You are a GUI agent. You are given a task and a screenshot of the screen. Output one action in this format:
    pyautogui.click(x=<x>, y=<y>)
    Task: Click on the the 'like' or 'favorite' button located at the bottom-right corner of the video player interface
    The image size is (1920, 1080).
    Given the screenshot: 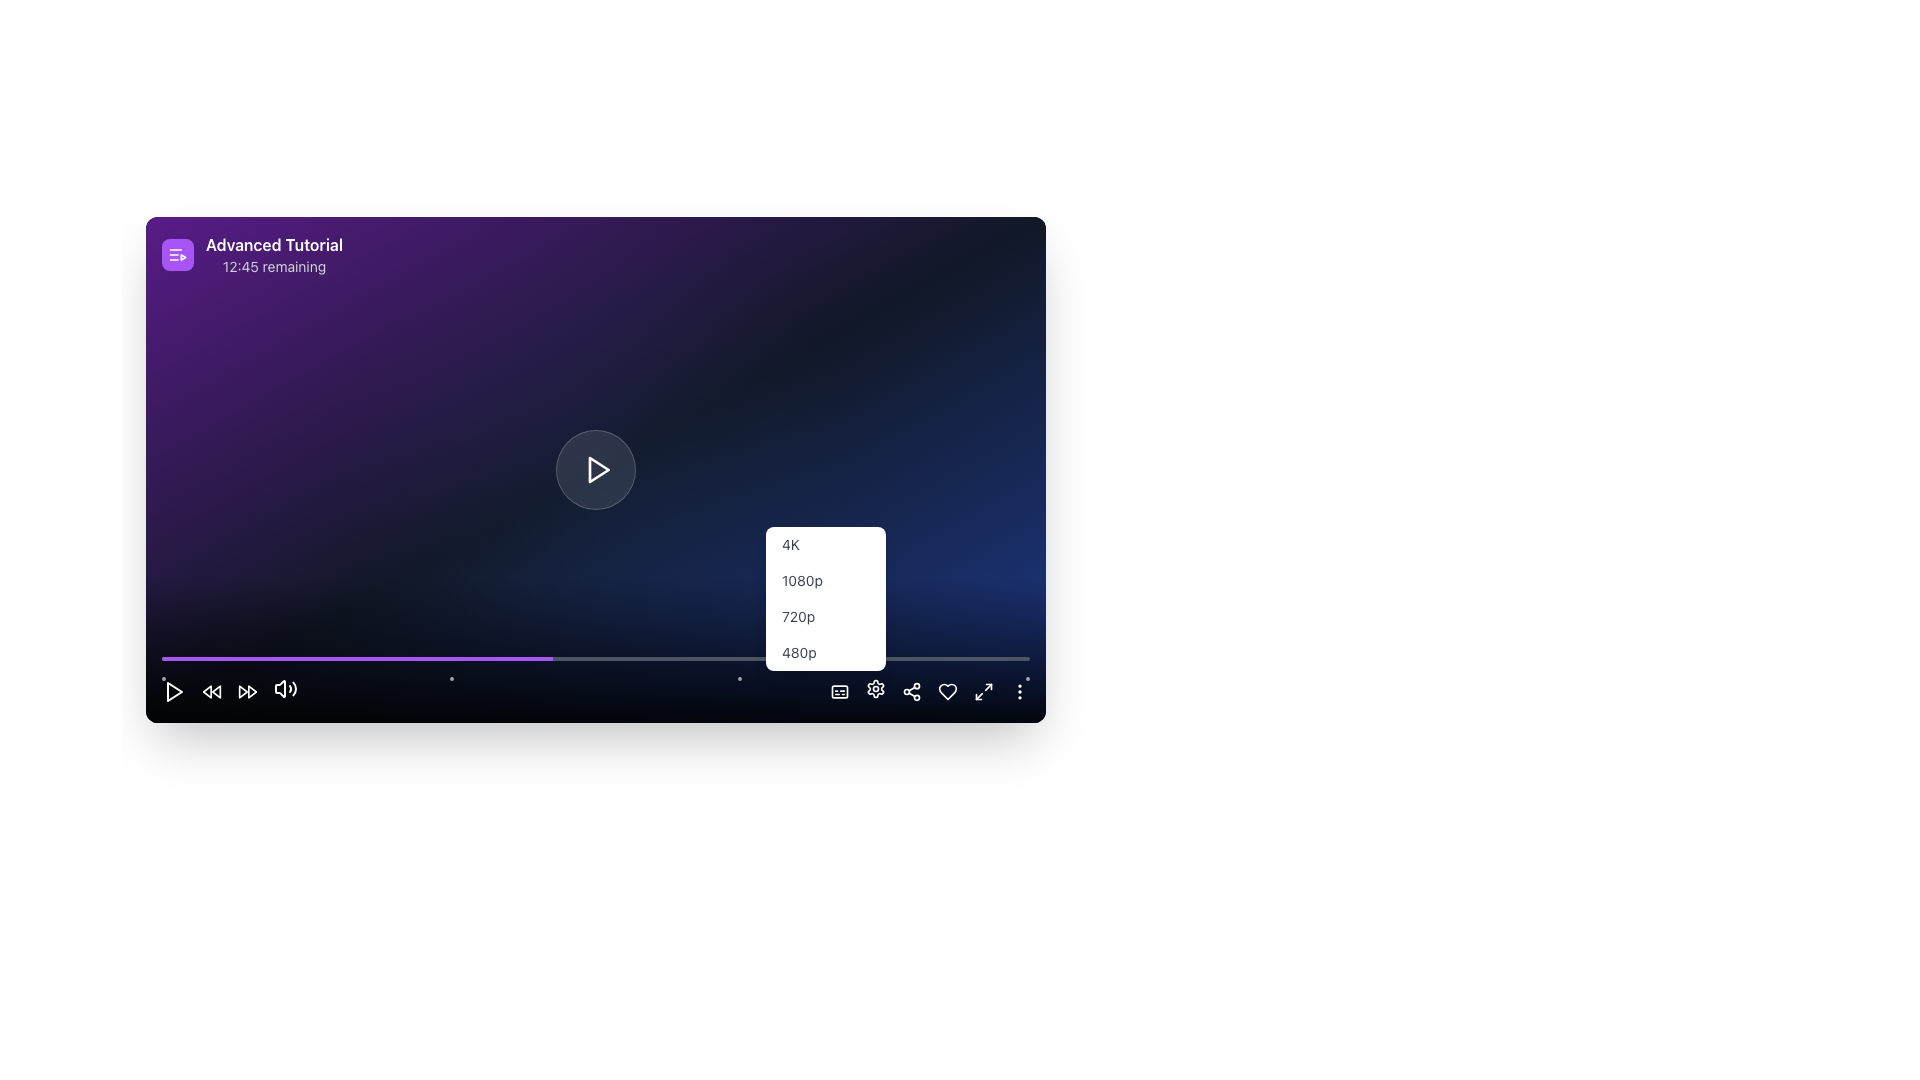 What is the action you would take?
    pyautogui.click(x=947, y=690)
    